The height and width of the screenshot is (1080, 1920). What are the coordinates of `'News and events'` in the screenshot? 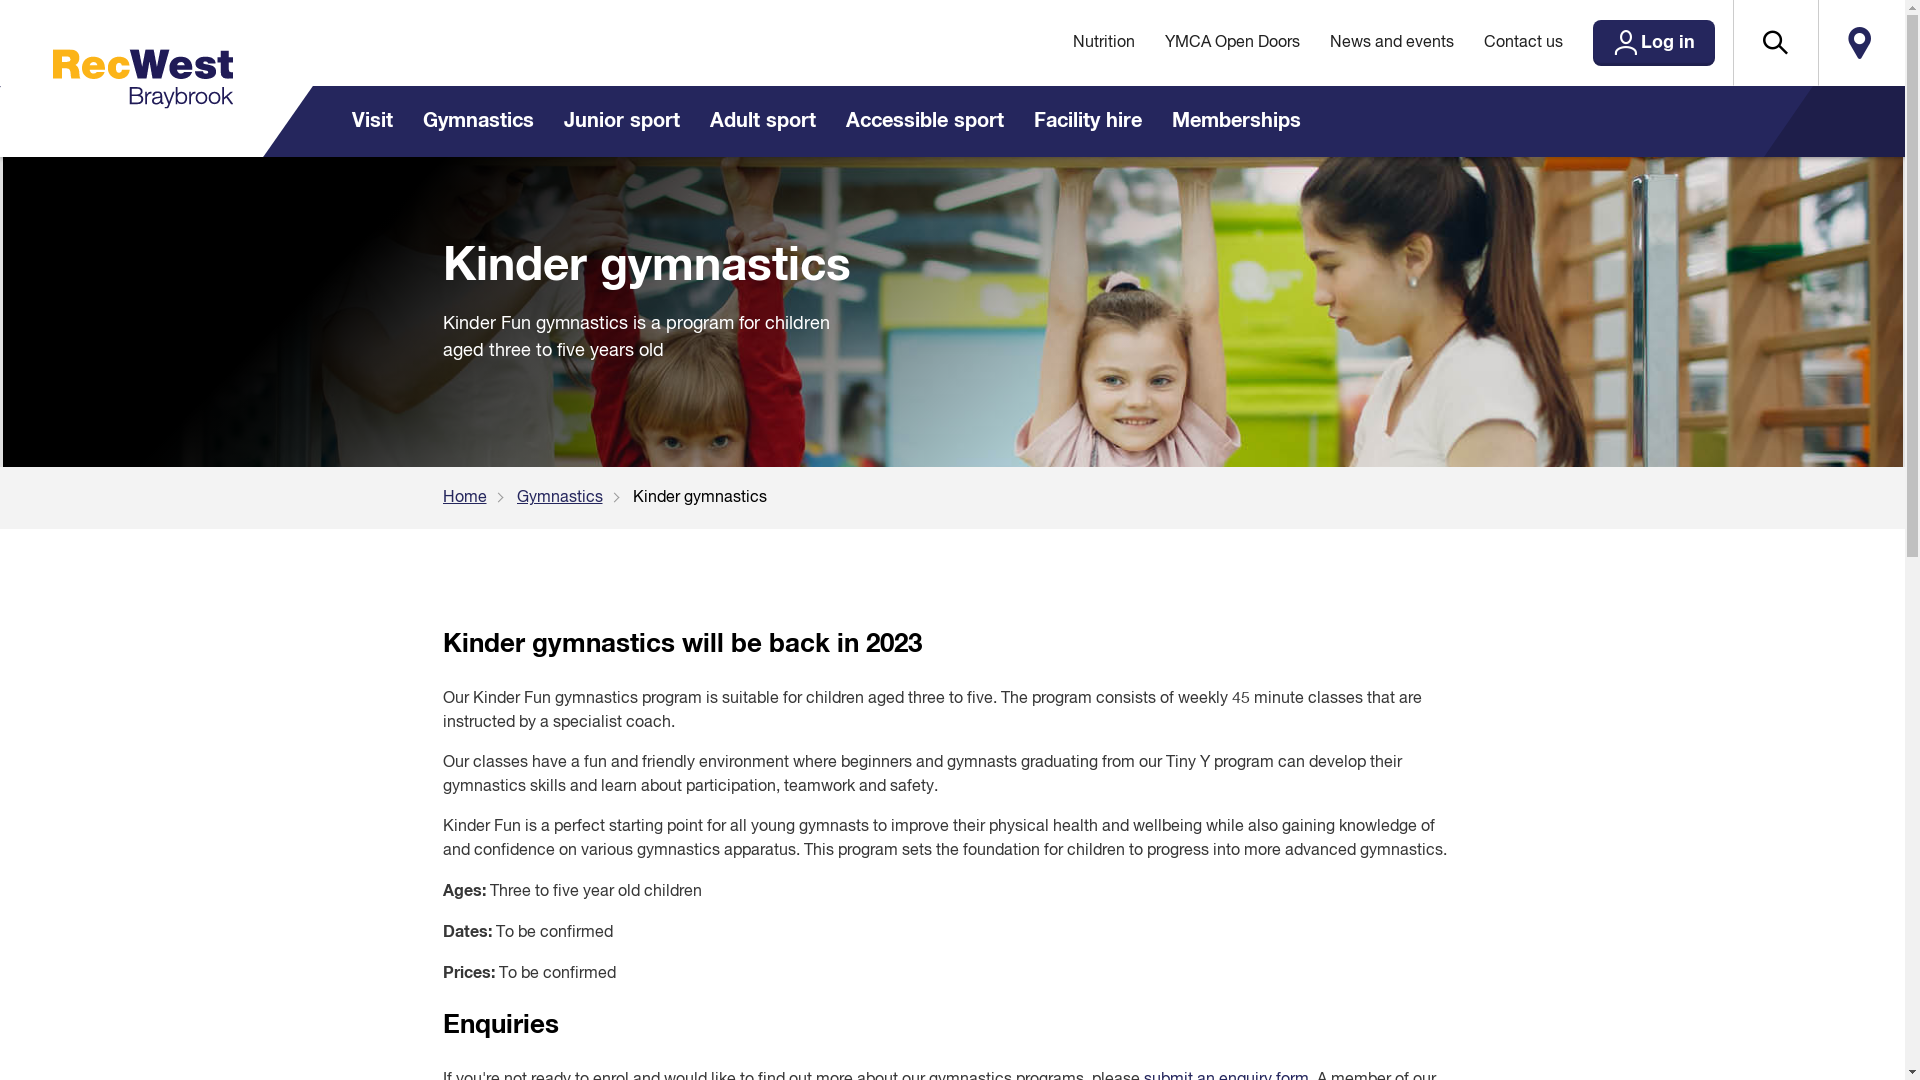 It's located at (1390, 42).